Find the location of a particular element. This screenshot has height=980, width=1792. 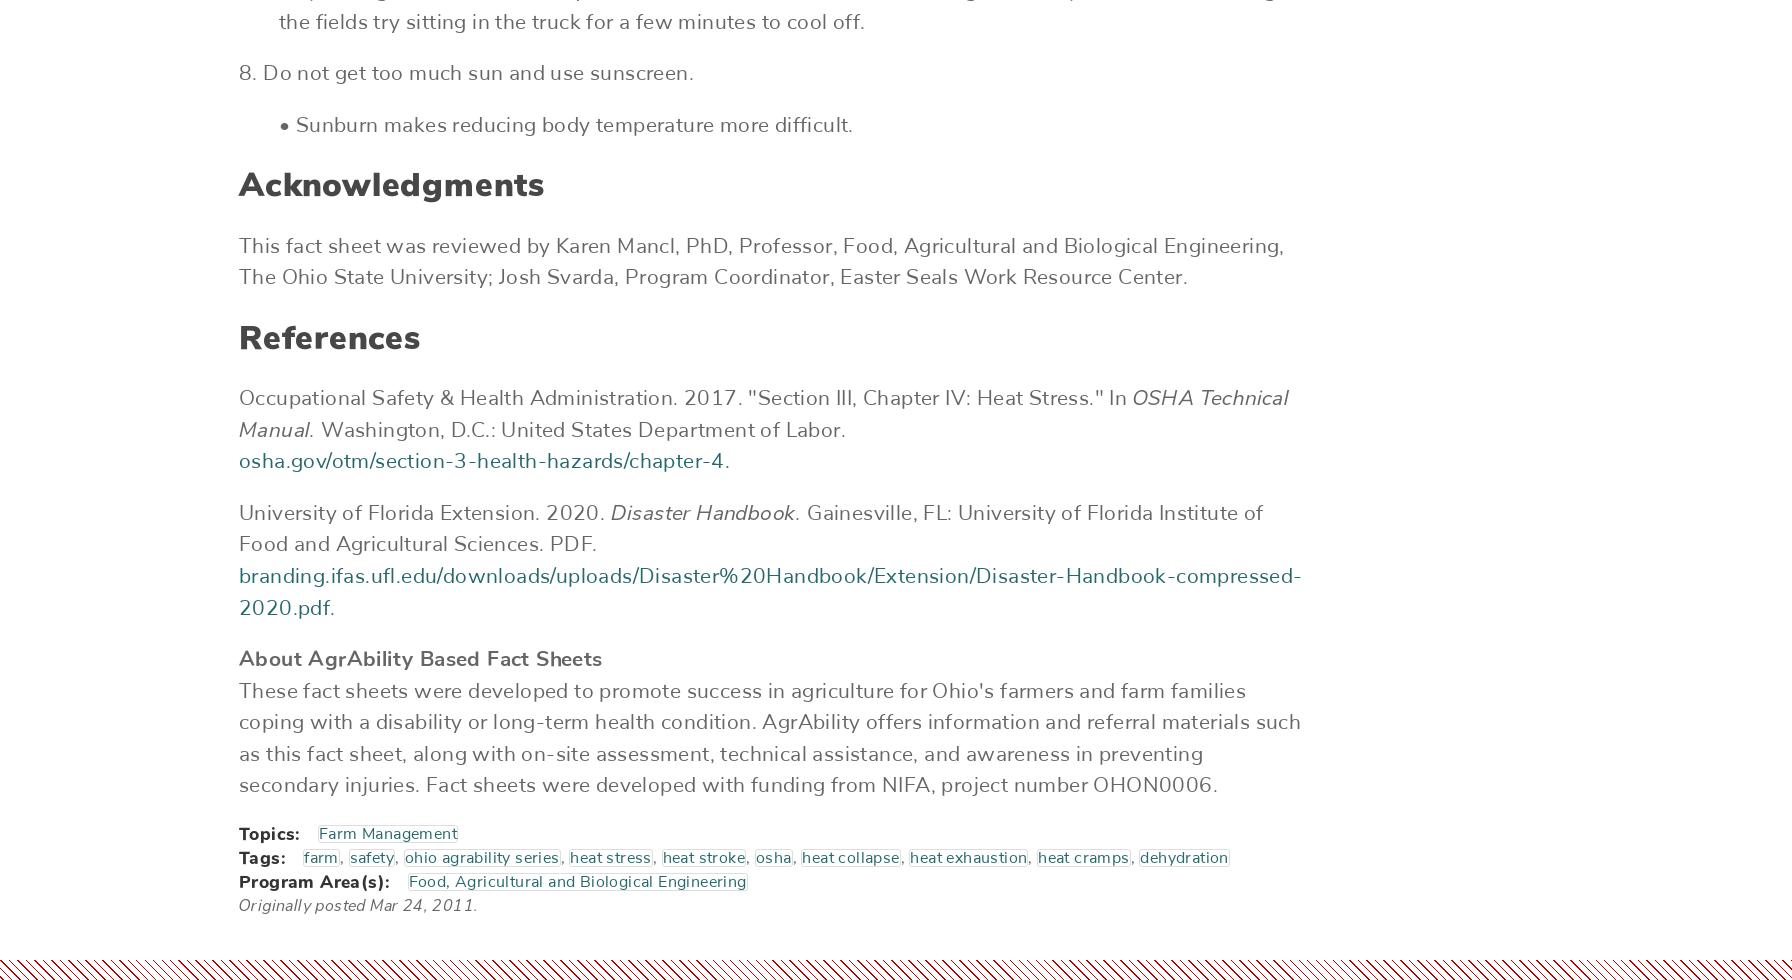

'About AgrAbility Based Fact Sheets' is located at coordinates (420, 658).